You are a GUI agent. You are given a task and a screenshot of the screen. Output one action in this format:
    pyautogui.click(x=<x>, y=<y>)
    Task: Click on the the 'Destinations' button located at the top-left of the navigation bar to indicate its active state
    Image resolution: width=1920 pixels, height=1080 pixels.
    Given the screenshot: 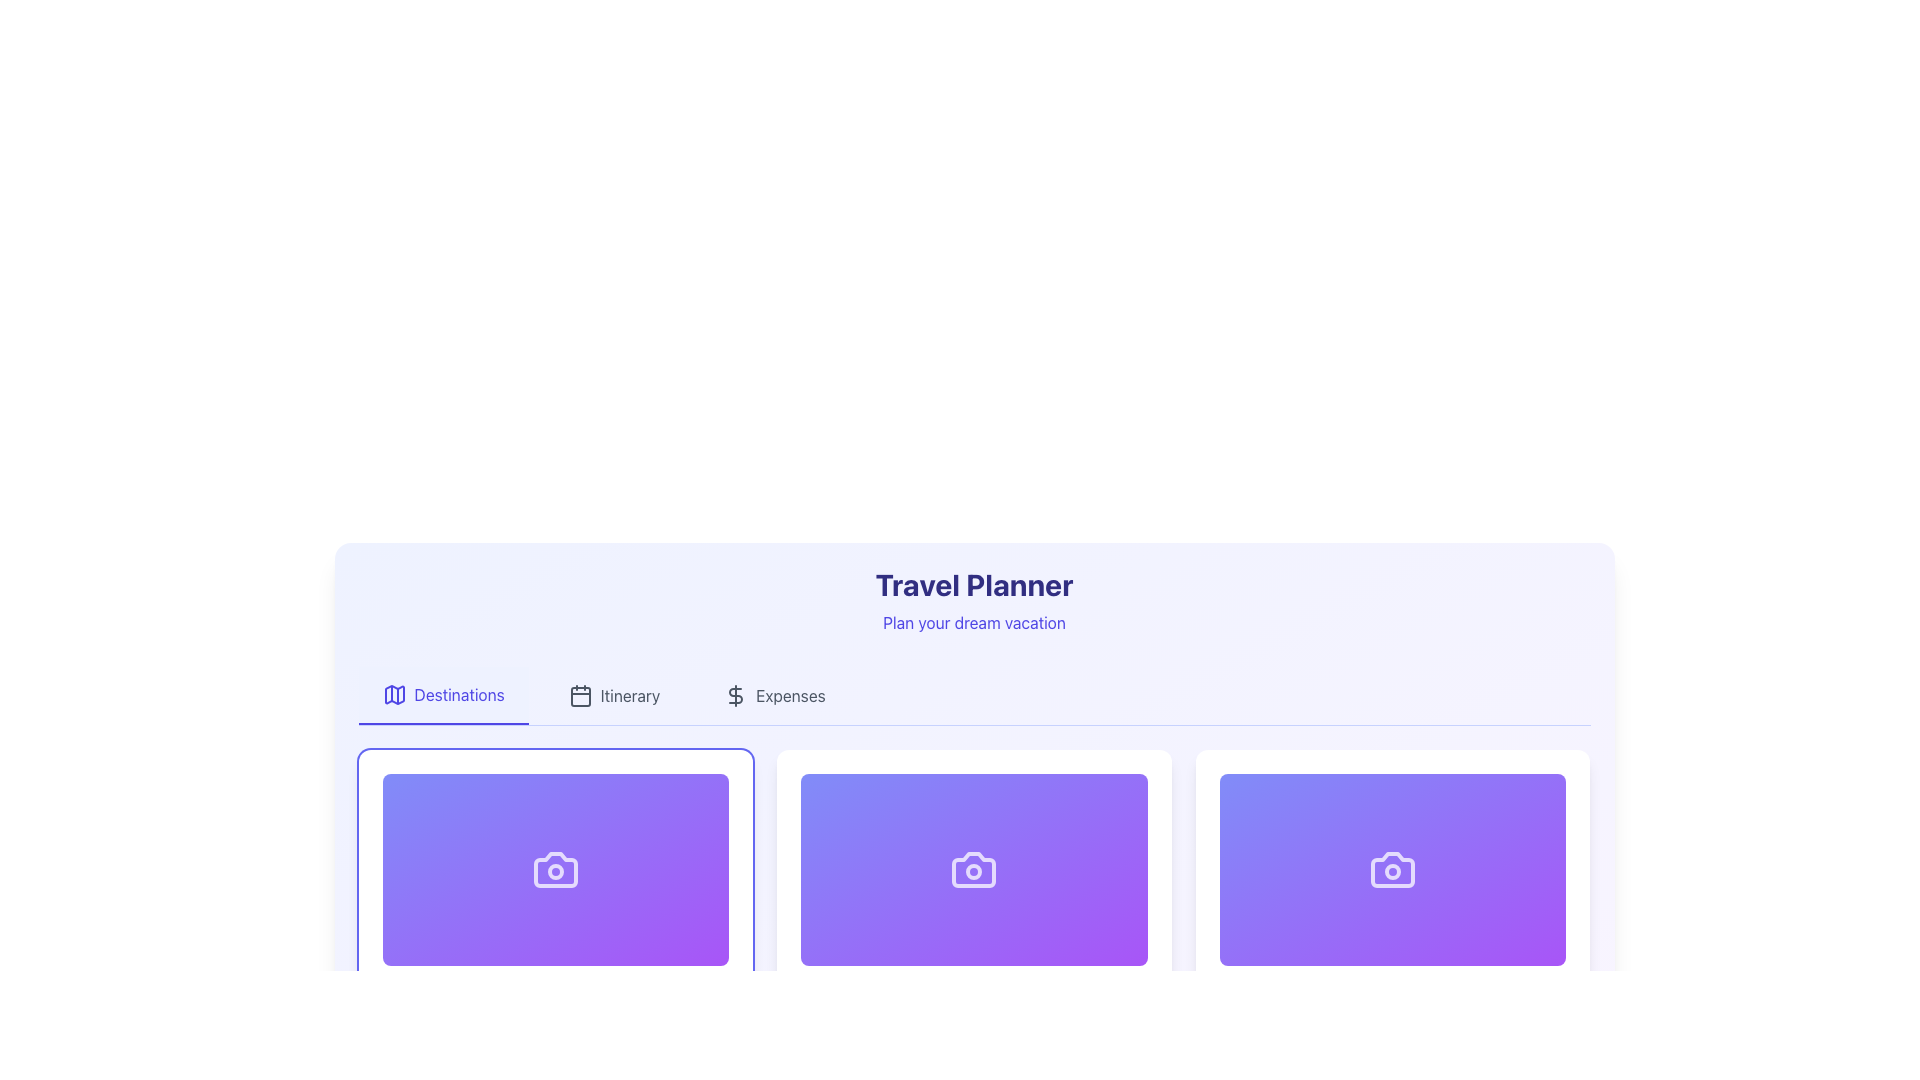 What is the action you would take?
    pyautogui.click(x=442, y=694)
    